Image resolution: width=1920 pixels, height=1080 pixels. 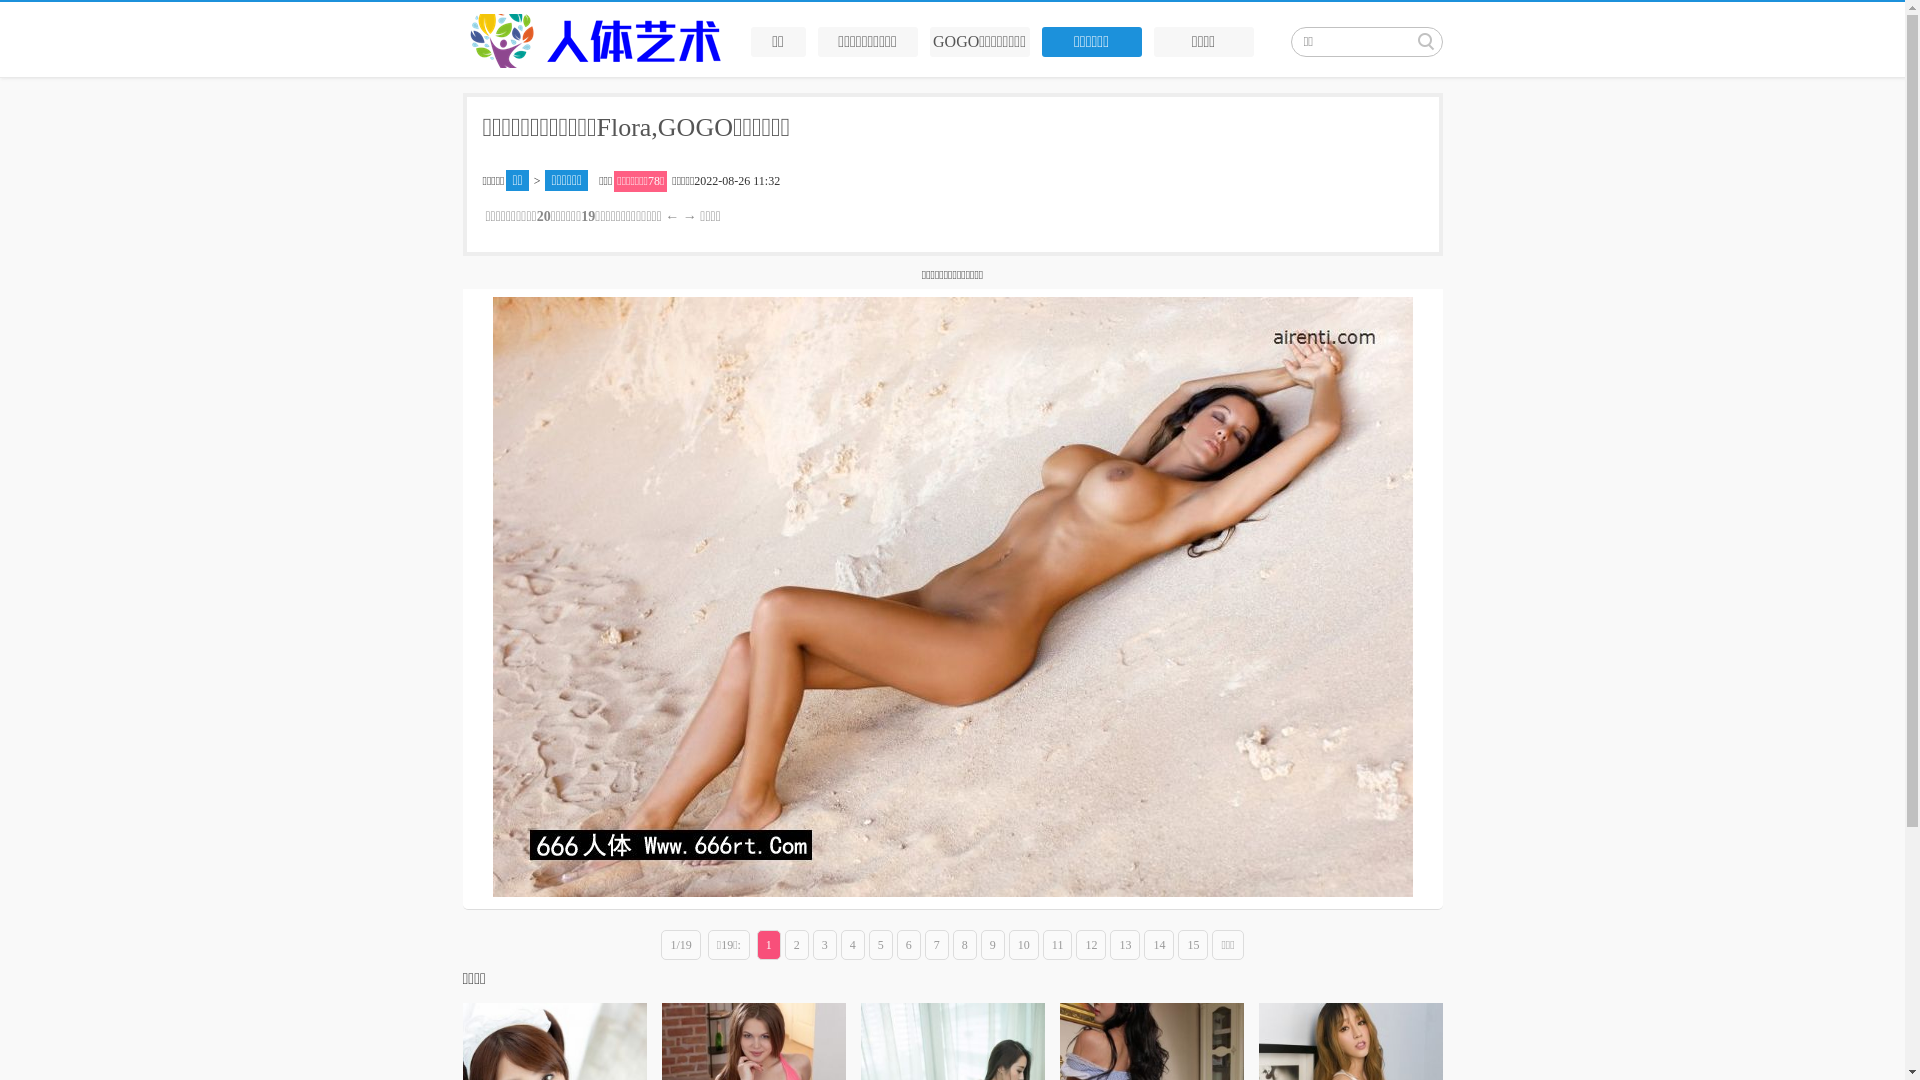 What do you see at coordinates (853, 945) in the screenshot?
I see `'4'` at bounding box center [853, 945].